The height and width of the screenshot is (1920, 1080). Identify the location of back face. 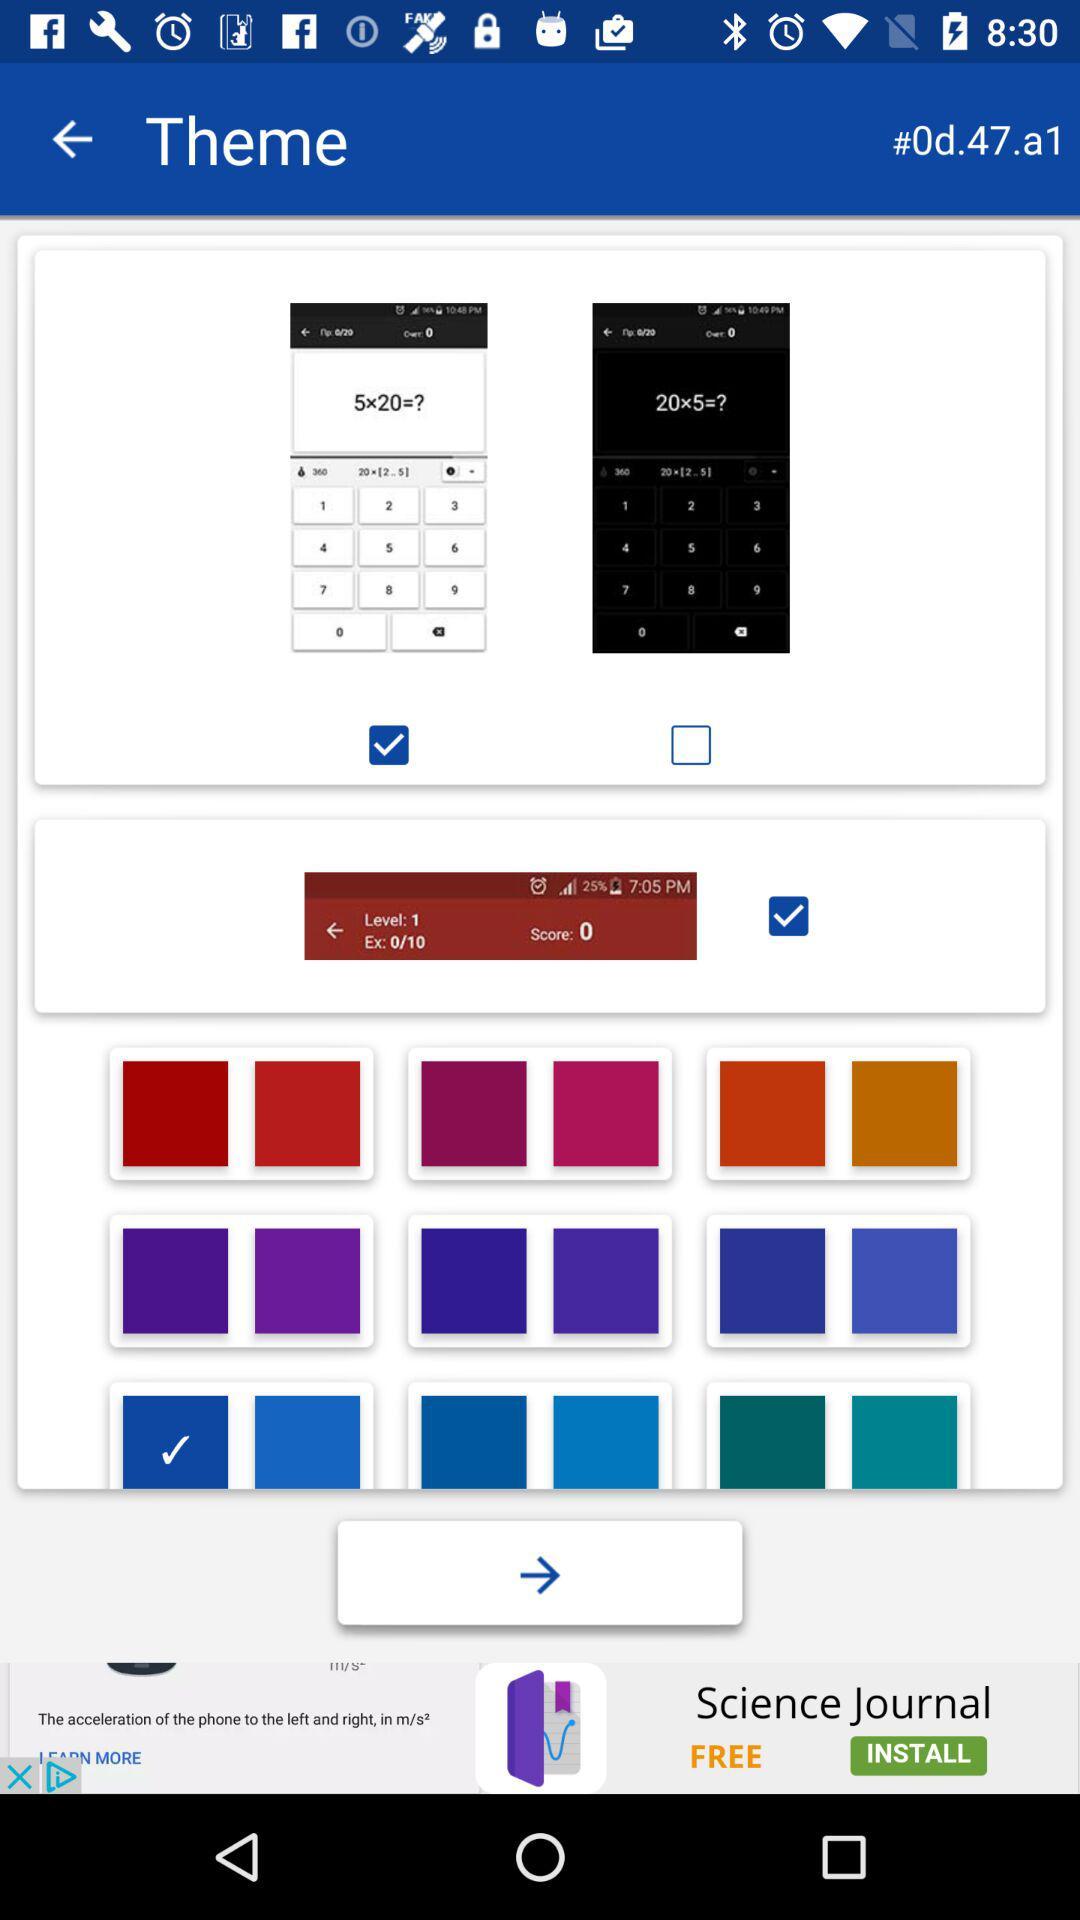
(71, 138).